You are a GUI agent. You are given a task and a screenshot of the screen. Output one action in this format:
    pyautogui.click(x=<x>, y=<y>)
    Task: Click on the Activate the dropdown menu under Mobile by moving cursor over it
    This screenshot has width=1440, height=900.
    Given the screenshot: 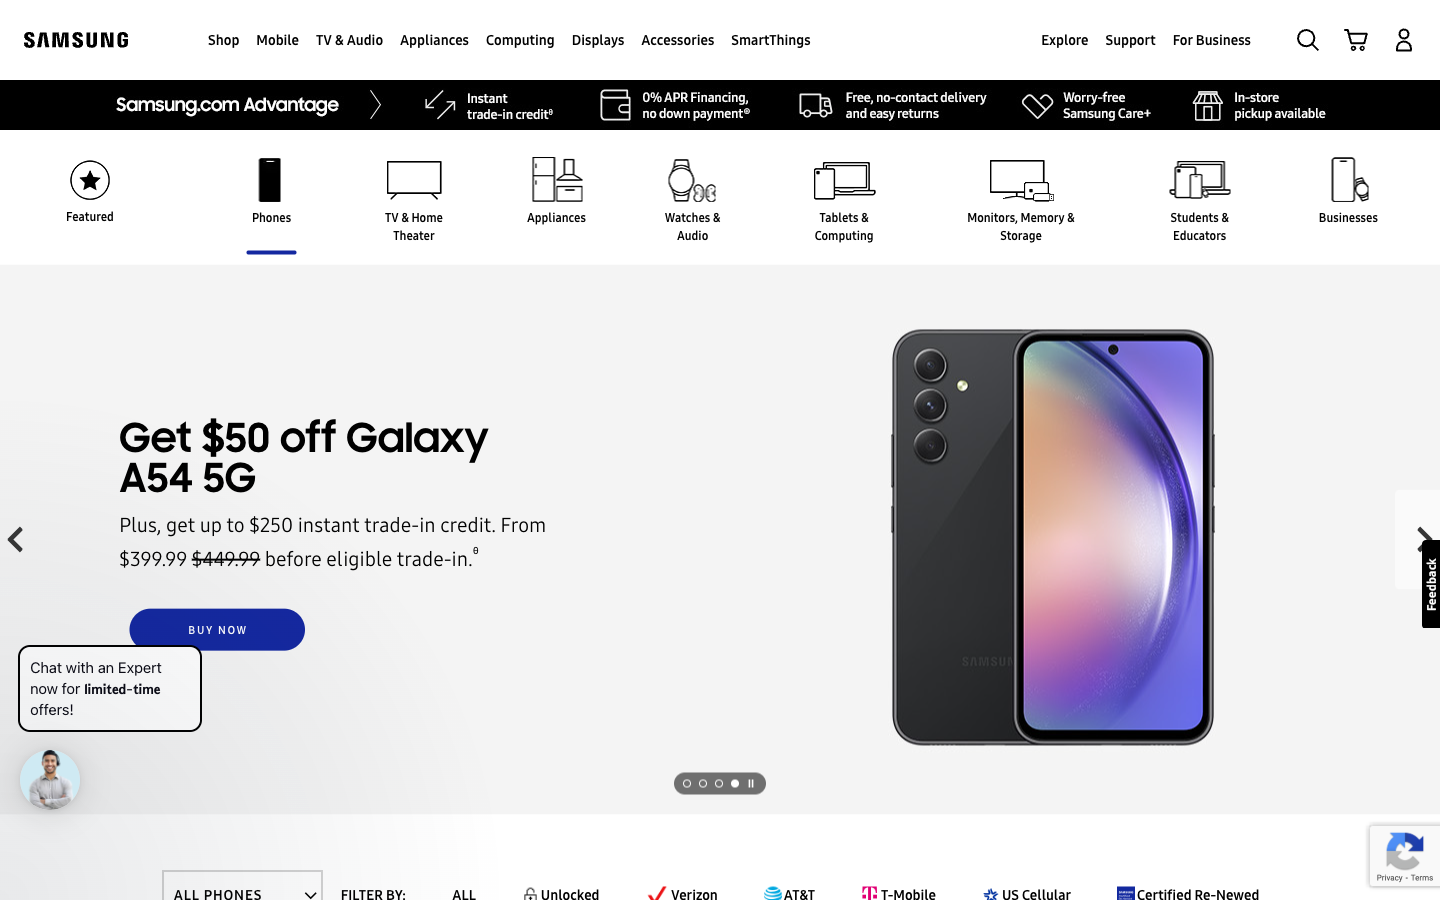 What is the action you would take?
    pyautogui.click(x=399600, y=36000)
    